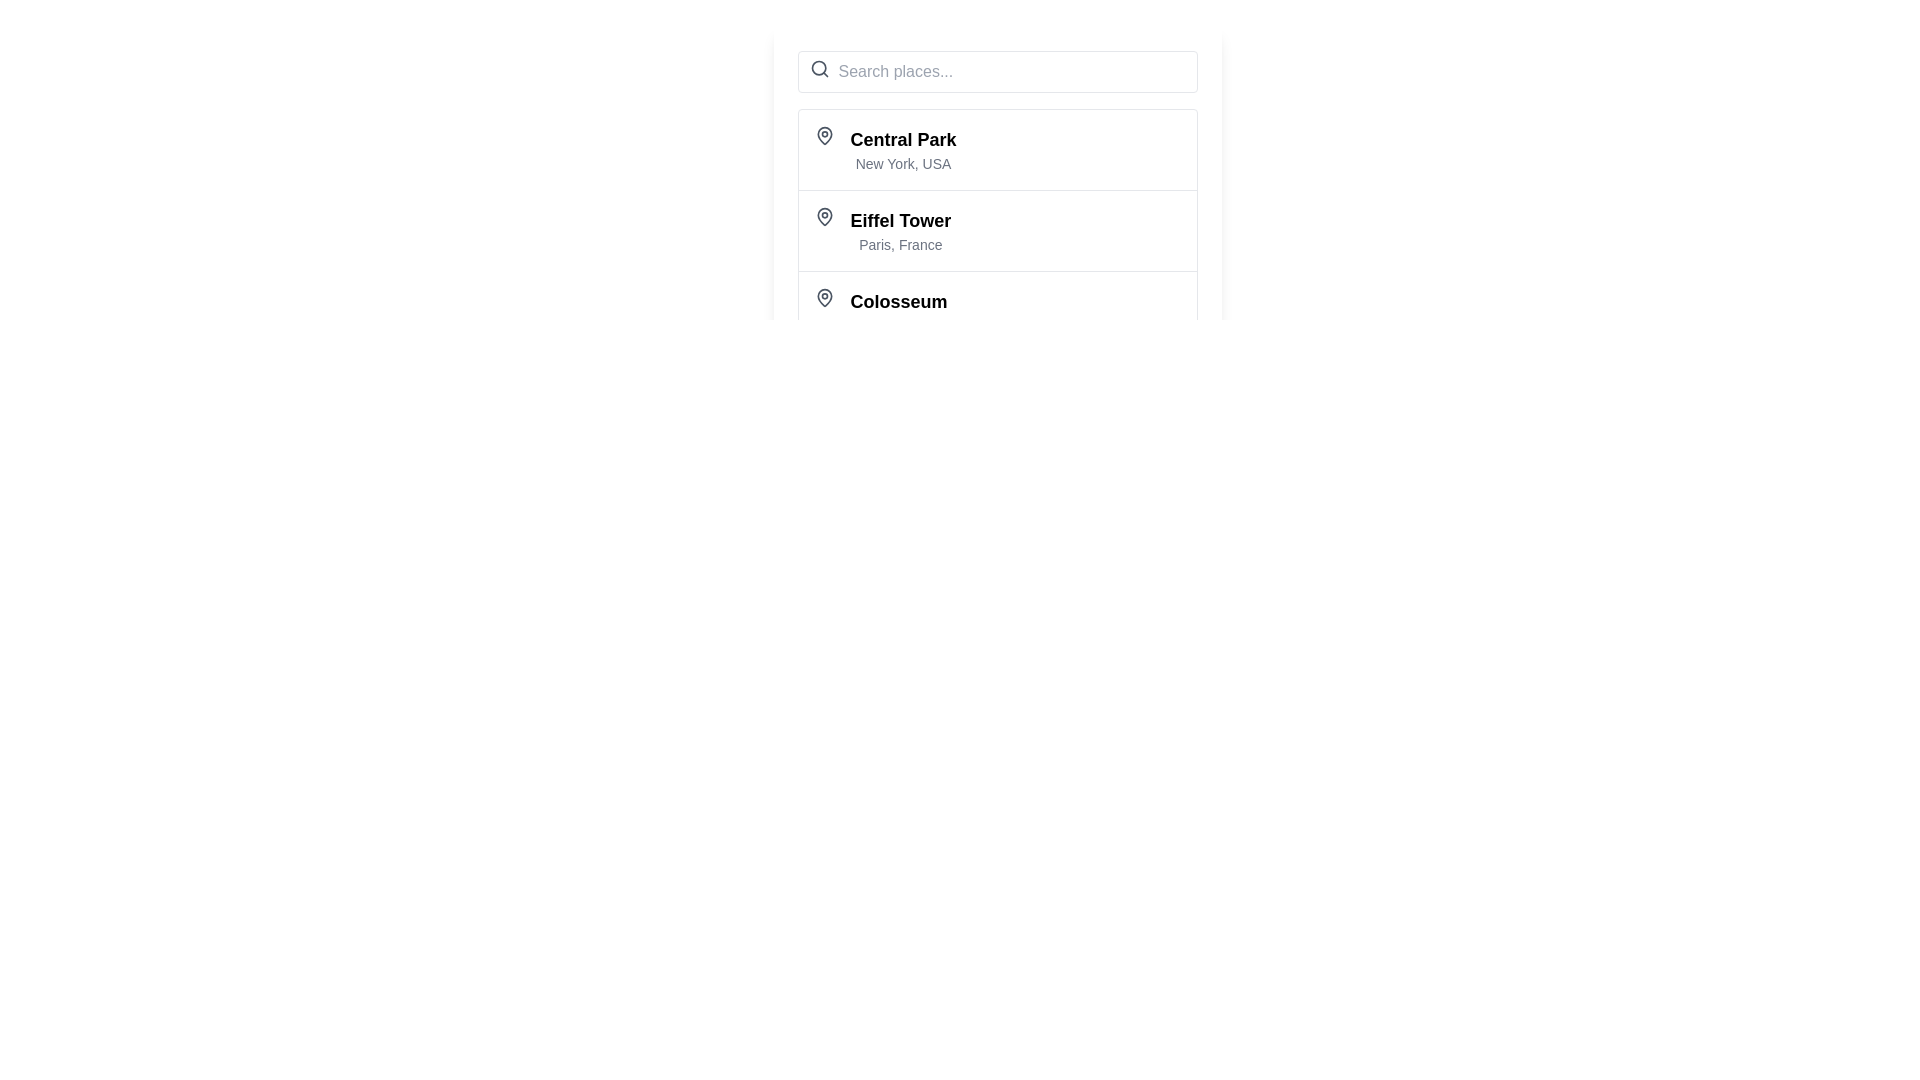  What do you see at coordinates (824, 216) in the screenshot?
I see `the map pin icon located to the left of the text 'Eiffel Tower, Paris, France' in the locations list` at bounding box center [824, 216].